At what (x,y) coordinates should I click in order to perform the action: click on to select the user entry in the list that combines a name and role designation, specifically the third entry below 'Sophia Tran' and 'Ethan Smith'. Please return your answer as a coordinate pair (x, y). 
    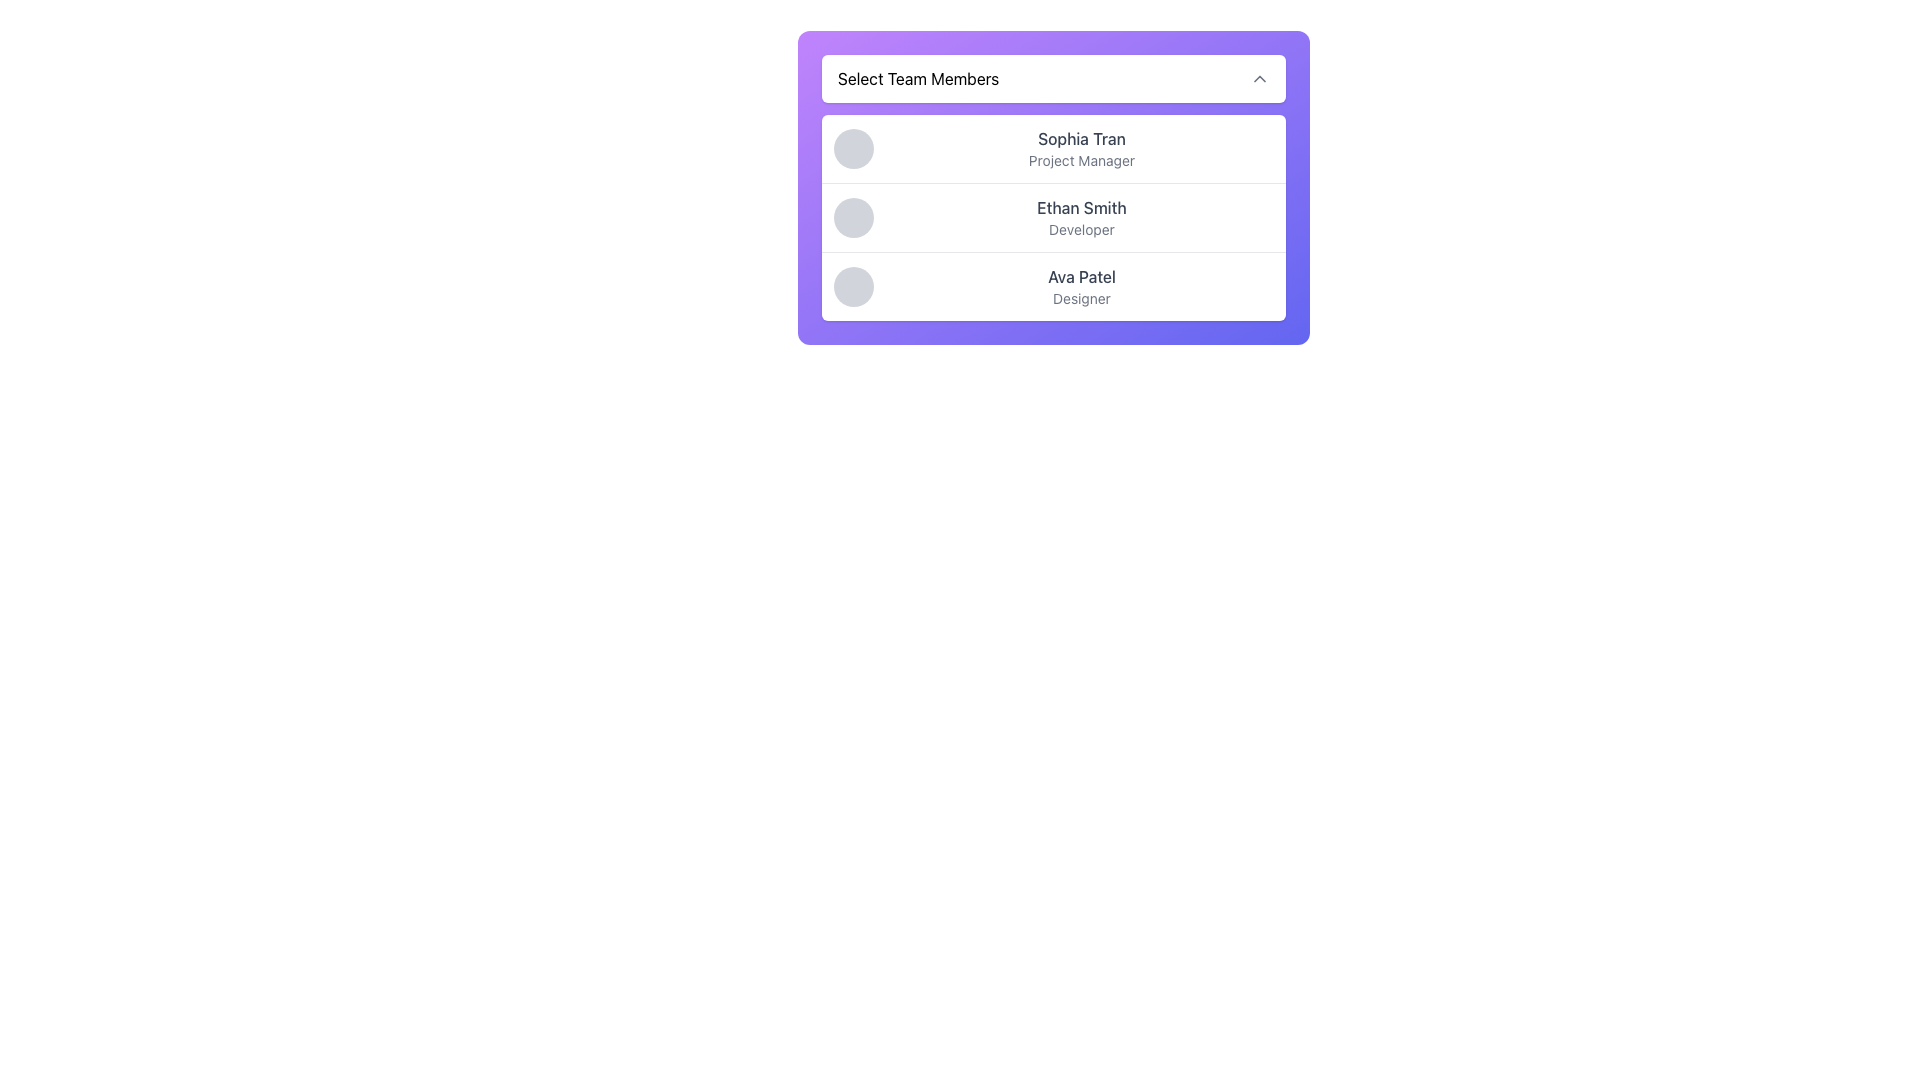
    Looking at the image, I should click on (1080, 286).